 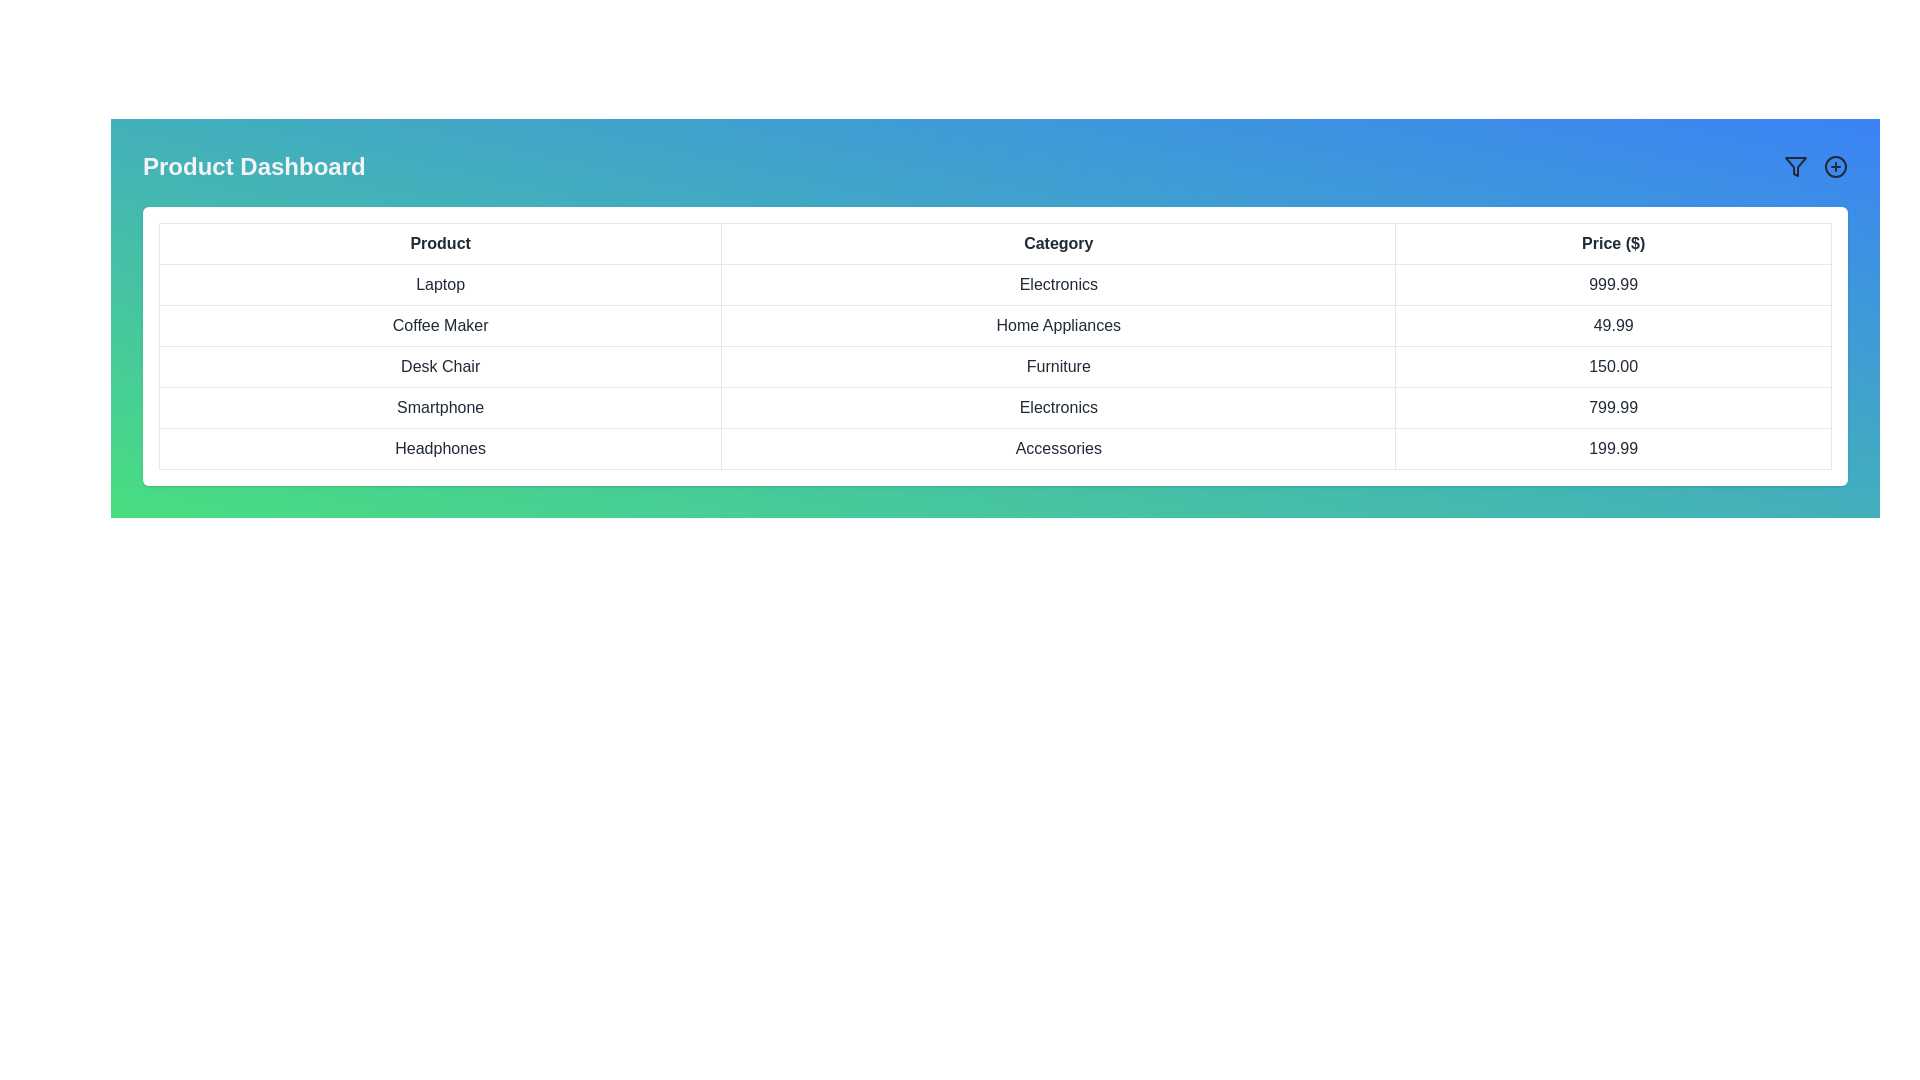 I want to click on the text content of the table cell displaying the item name 'Desk Chair', which is located in the third row of the product table under the 'Product' column, so click(x=439, y=366).